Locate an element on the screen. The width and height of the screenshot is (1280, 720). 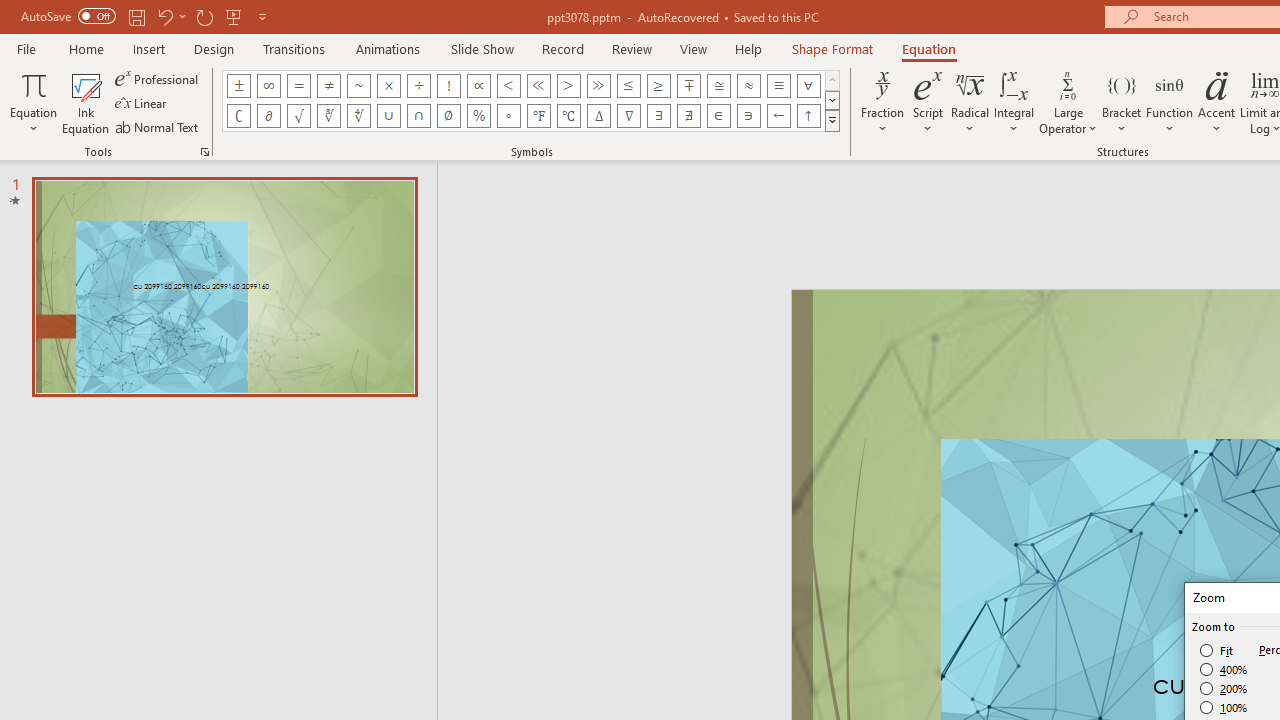
'Equation Symbol Approximately' is located at coordinates (359, 85).